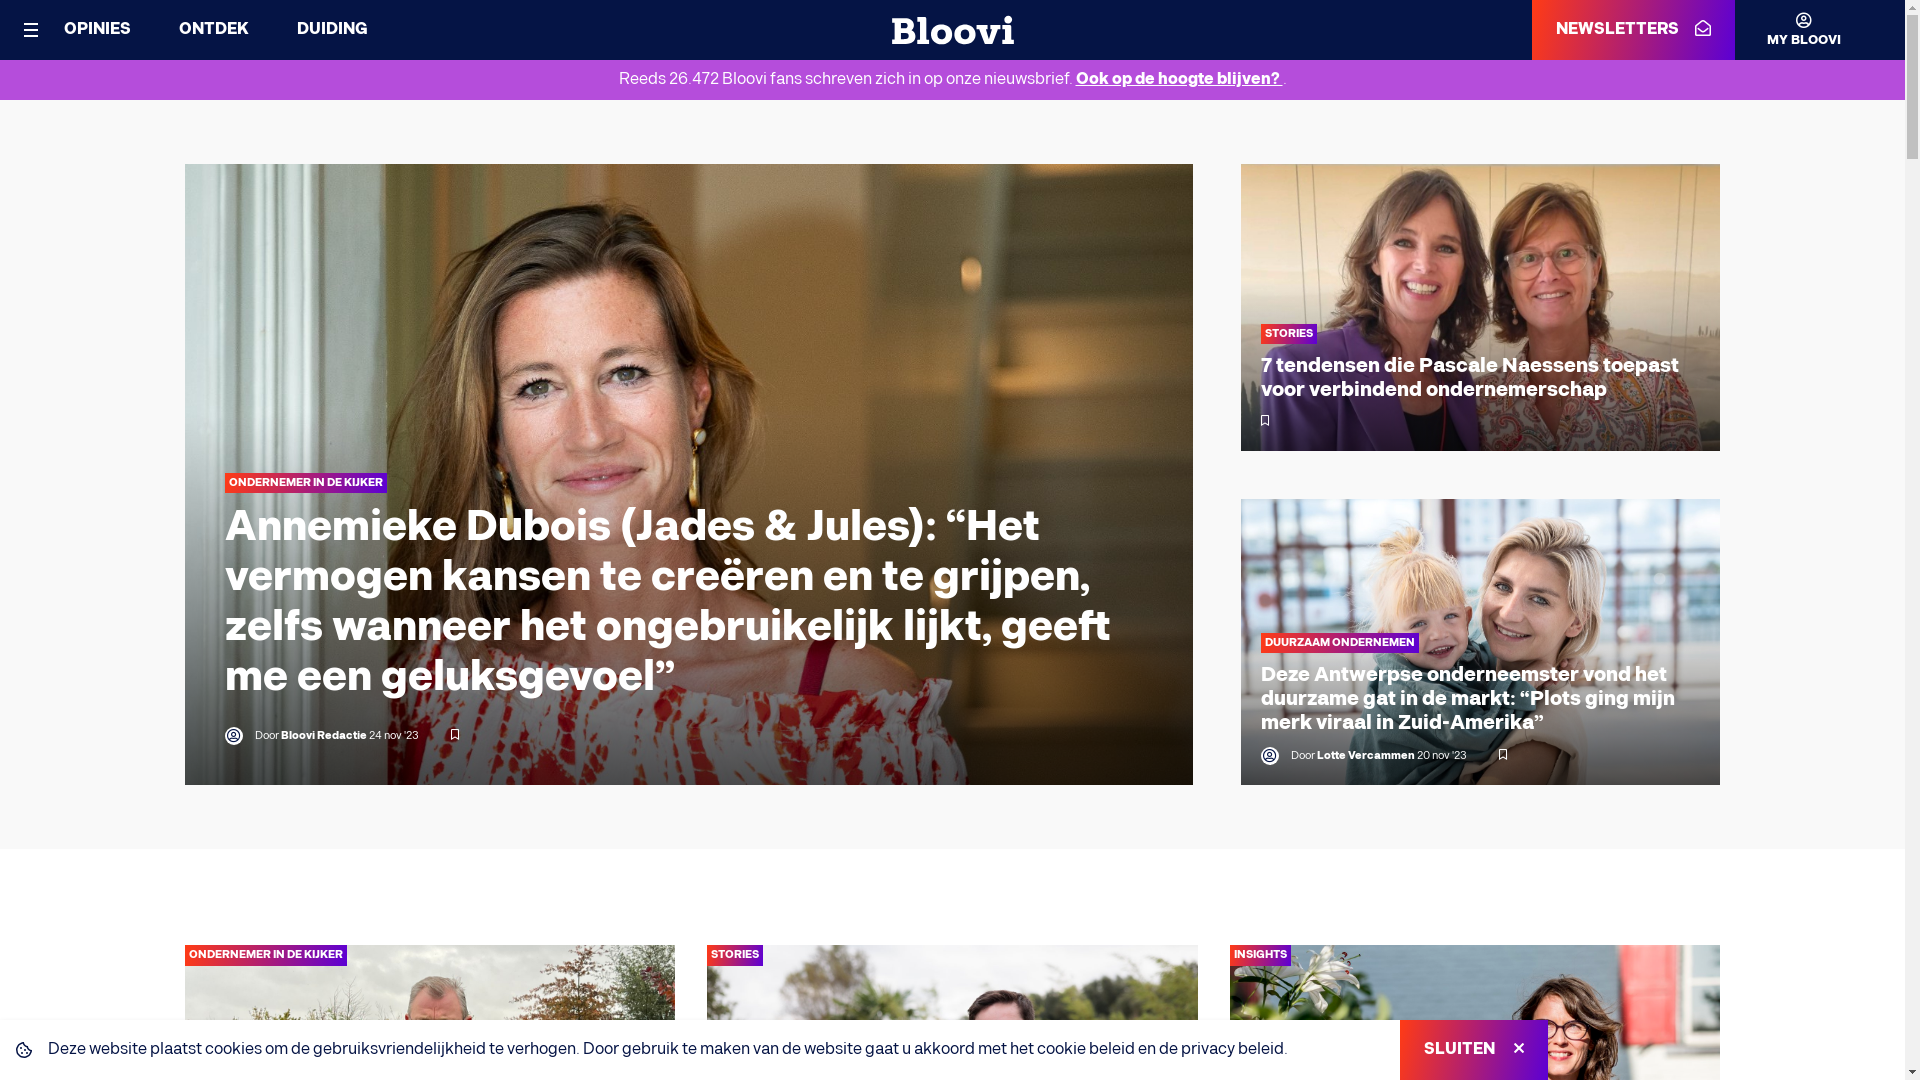  I want to click on 'DUIDING', so click(331, 29).